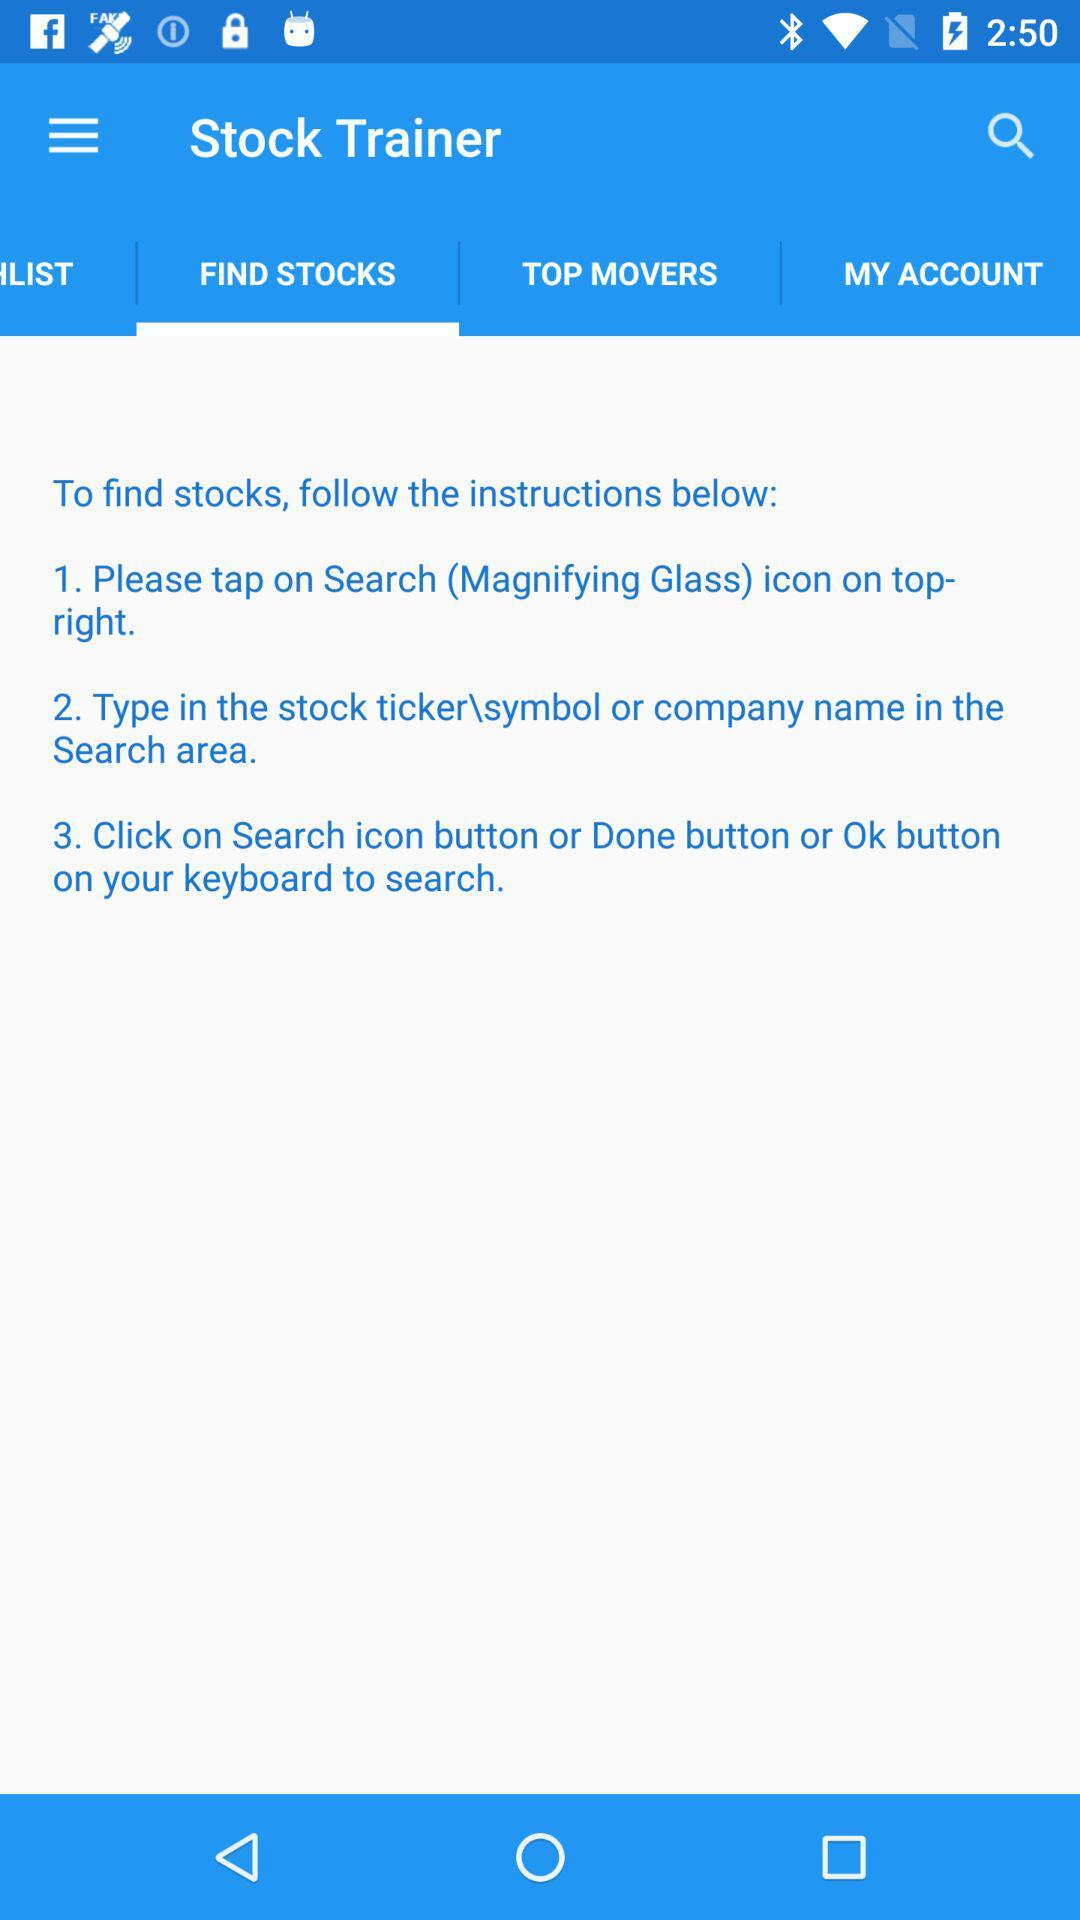  I want to click on the item above the watchlist item, so click(72, 135).